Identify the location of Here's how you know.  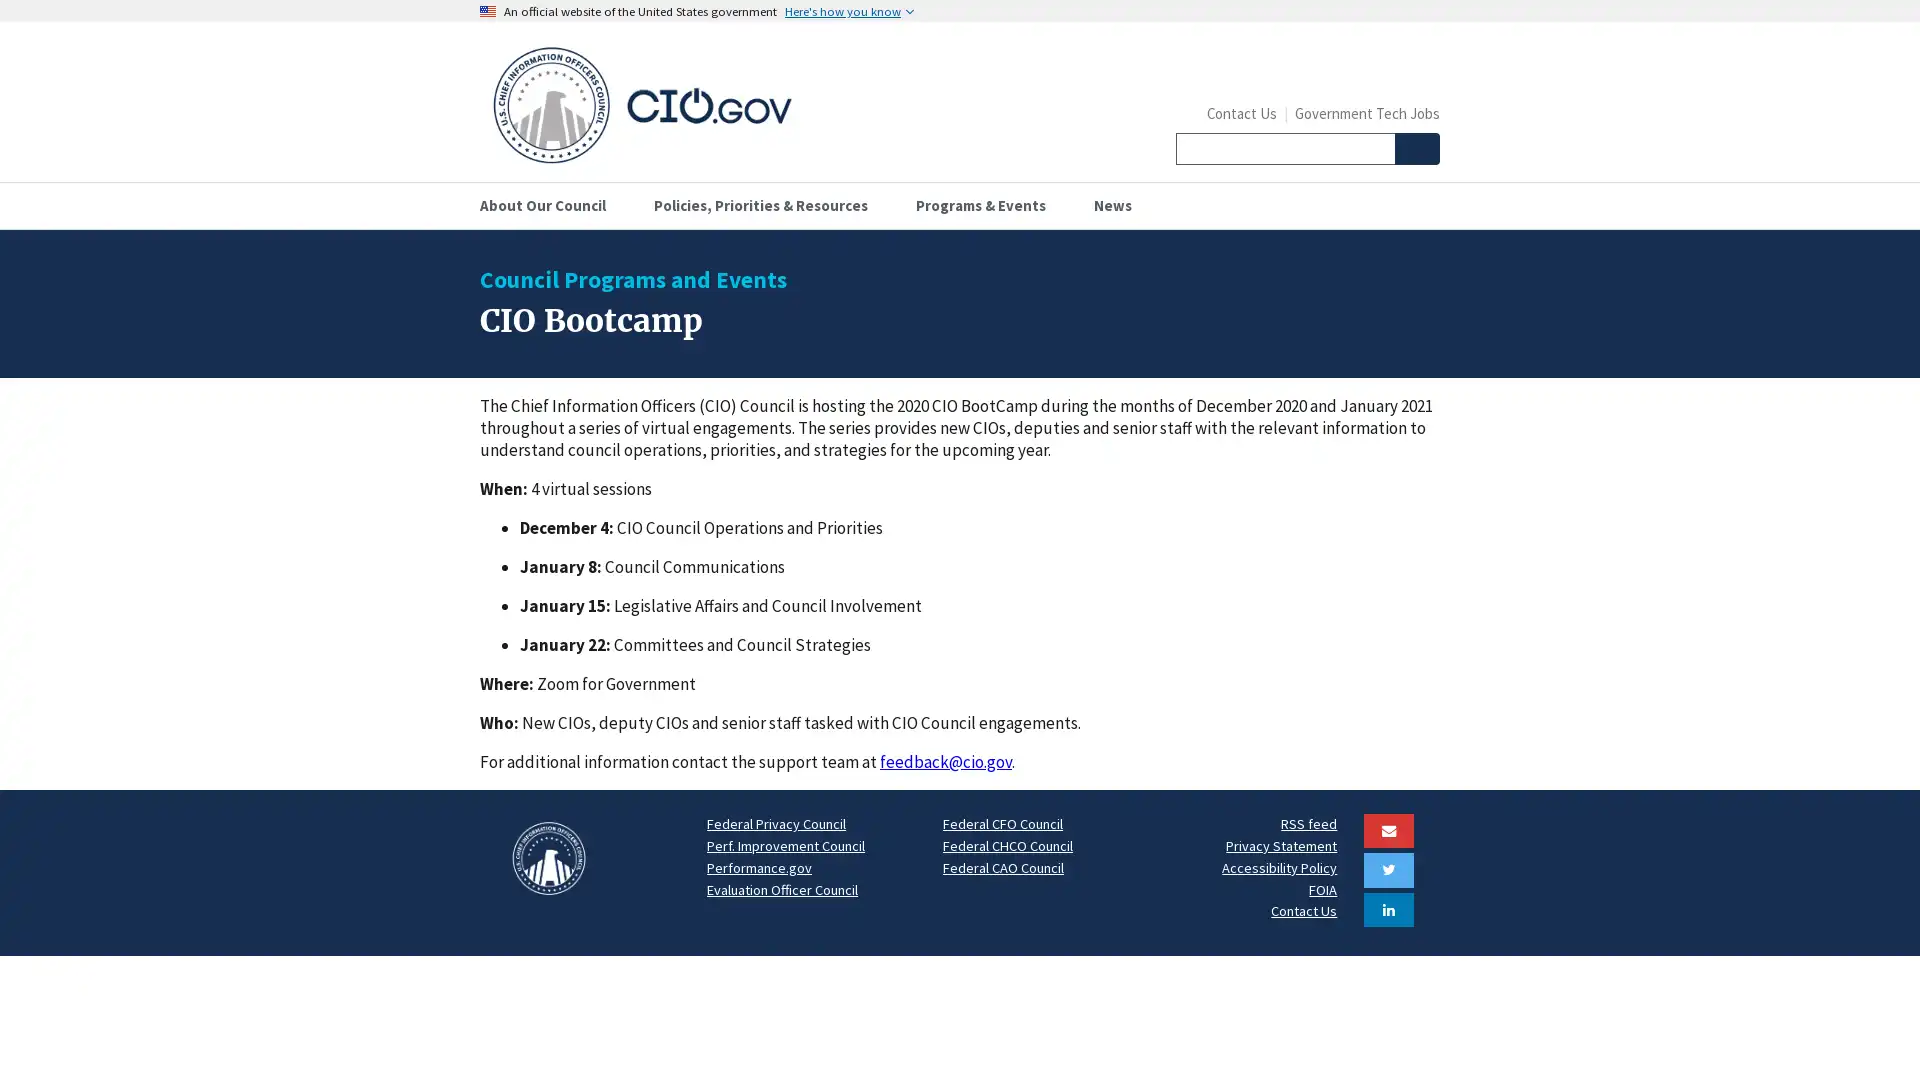
(849, 11).